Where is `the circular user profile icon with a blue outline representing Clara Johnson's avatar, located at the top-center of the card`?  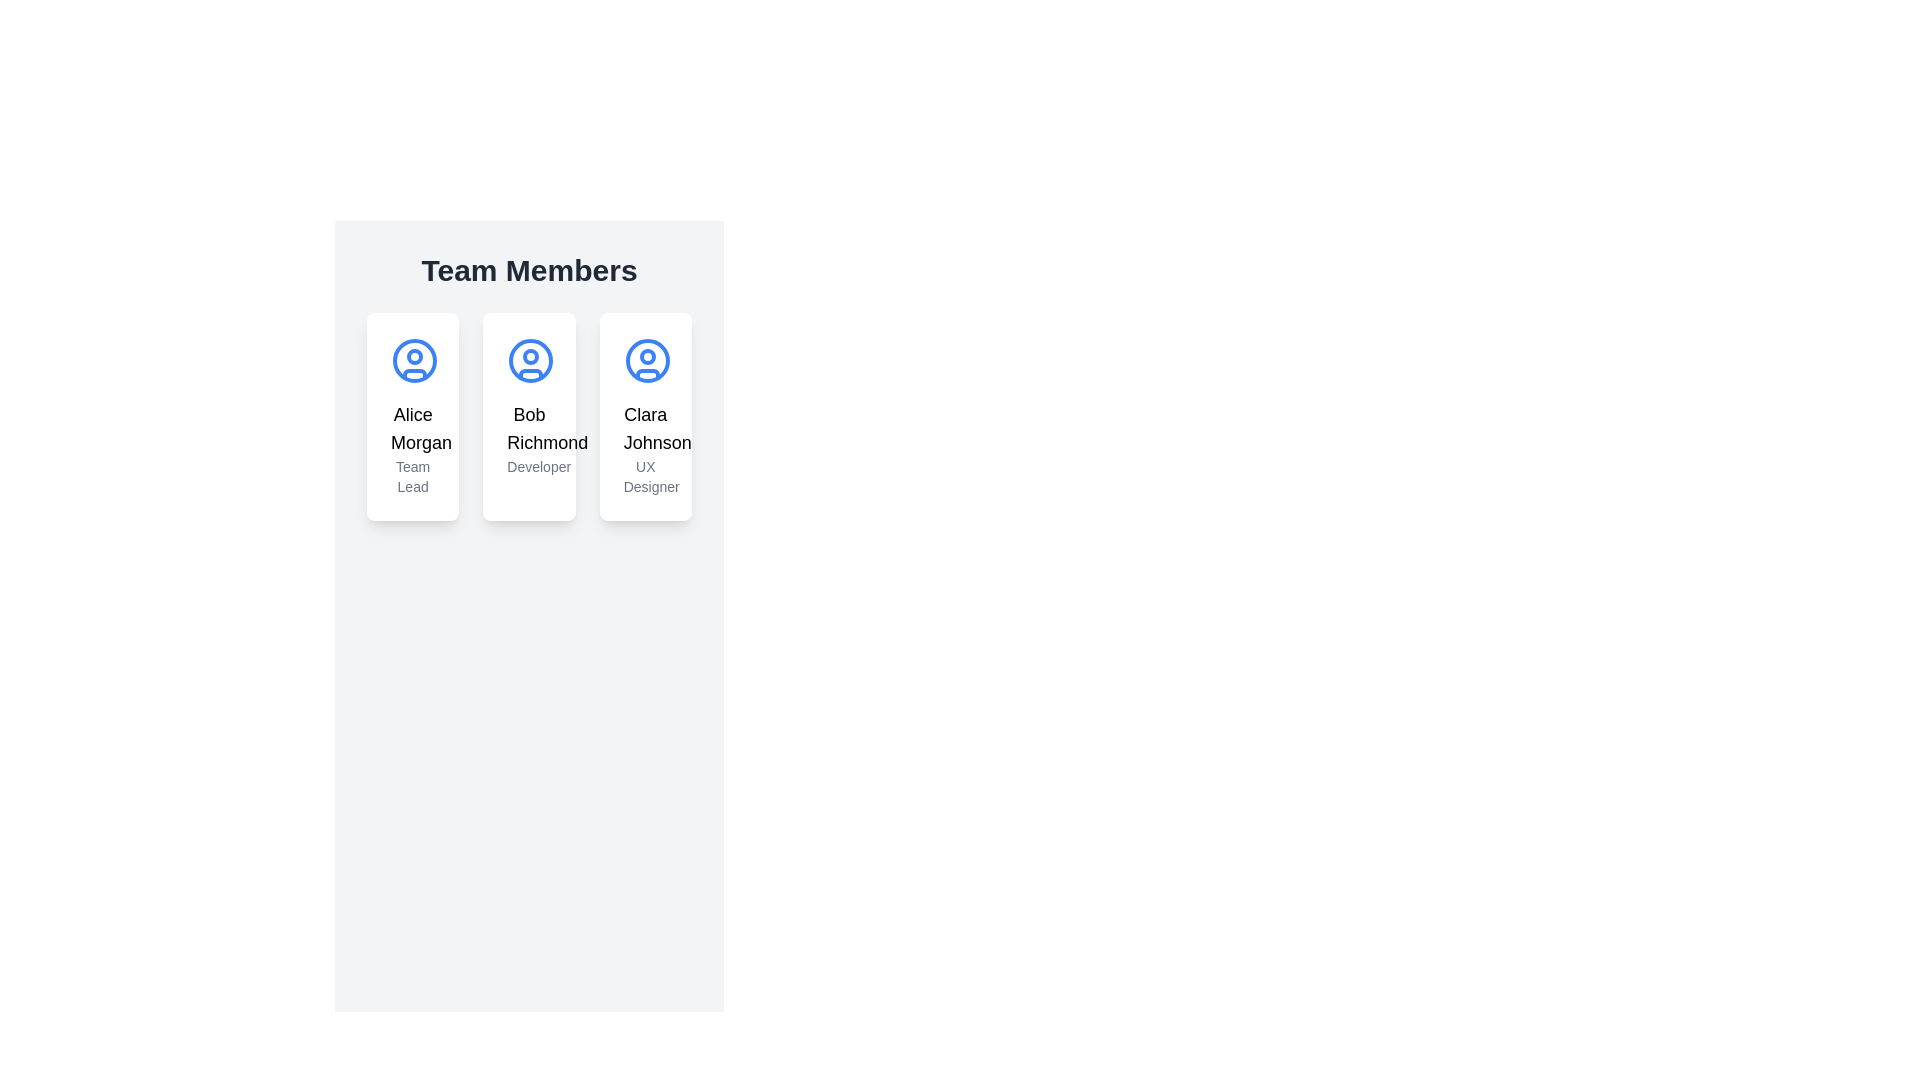 the circular user profile icon with a blue outline representing Clara Johnson's avatar, located at the top-center of the card is located at coordinates (647, 361).